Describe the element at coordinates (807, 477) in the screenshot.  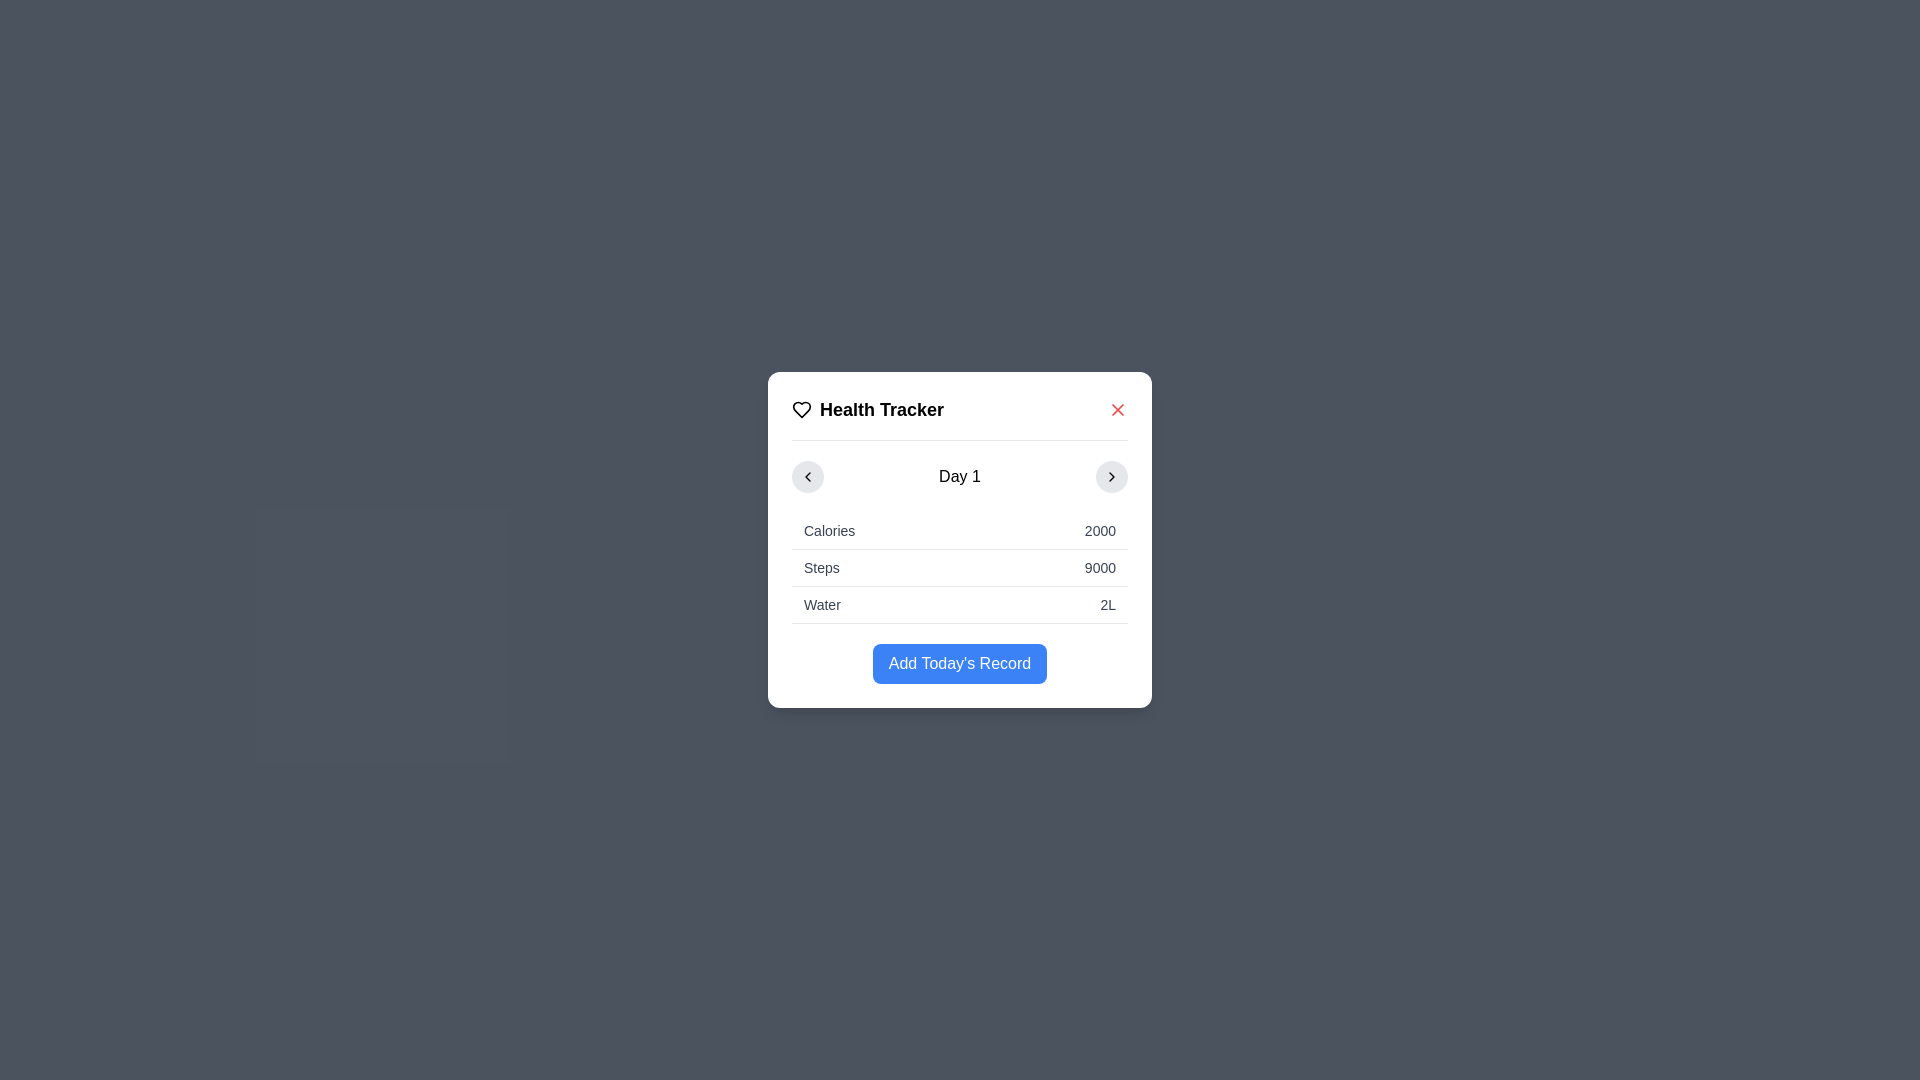
I see `the leftmost button in the header section, positioned to the left of the text 'Day 1'` at that location.